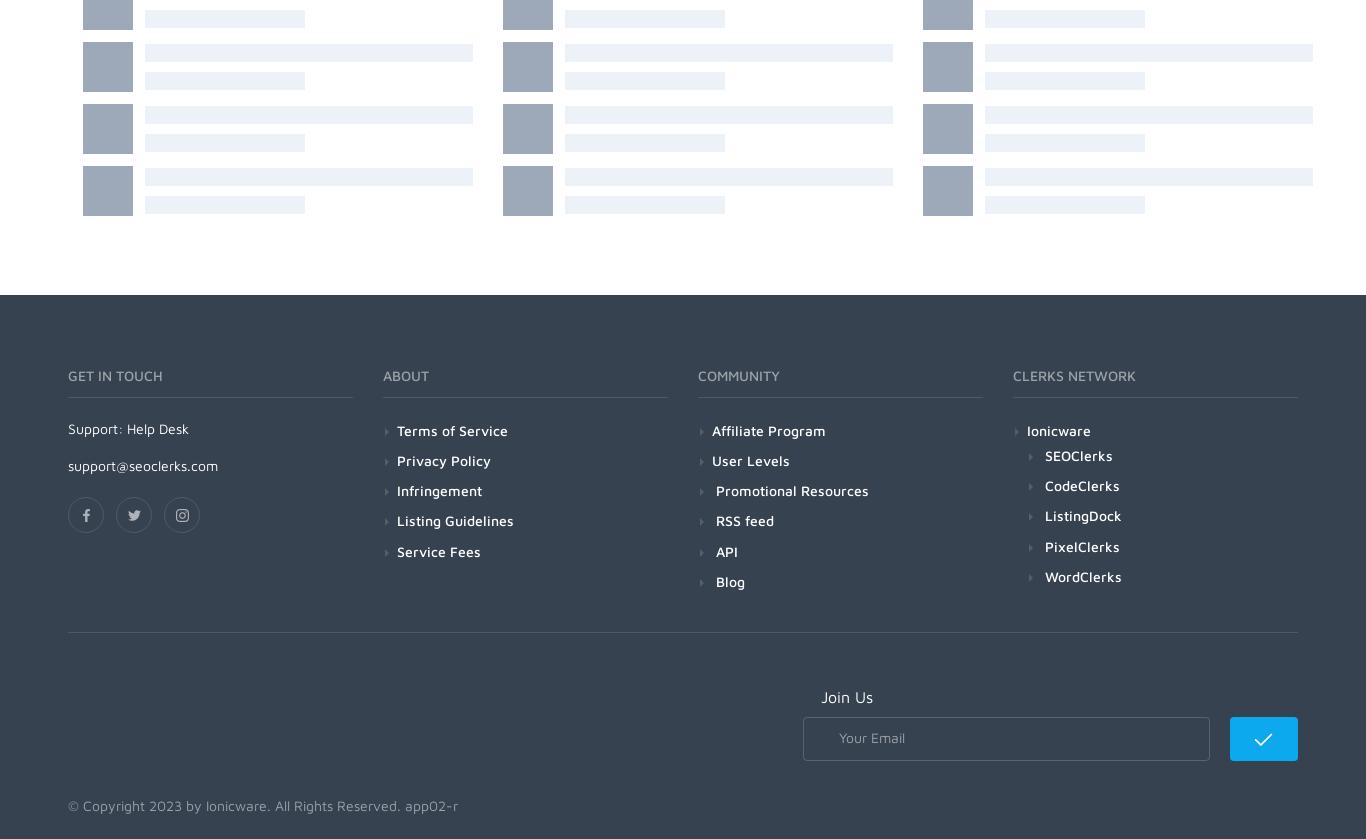 The width and height of the screenshot is (1366, 839). I want to click on 'Get in touch', so click(68, 375).